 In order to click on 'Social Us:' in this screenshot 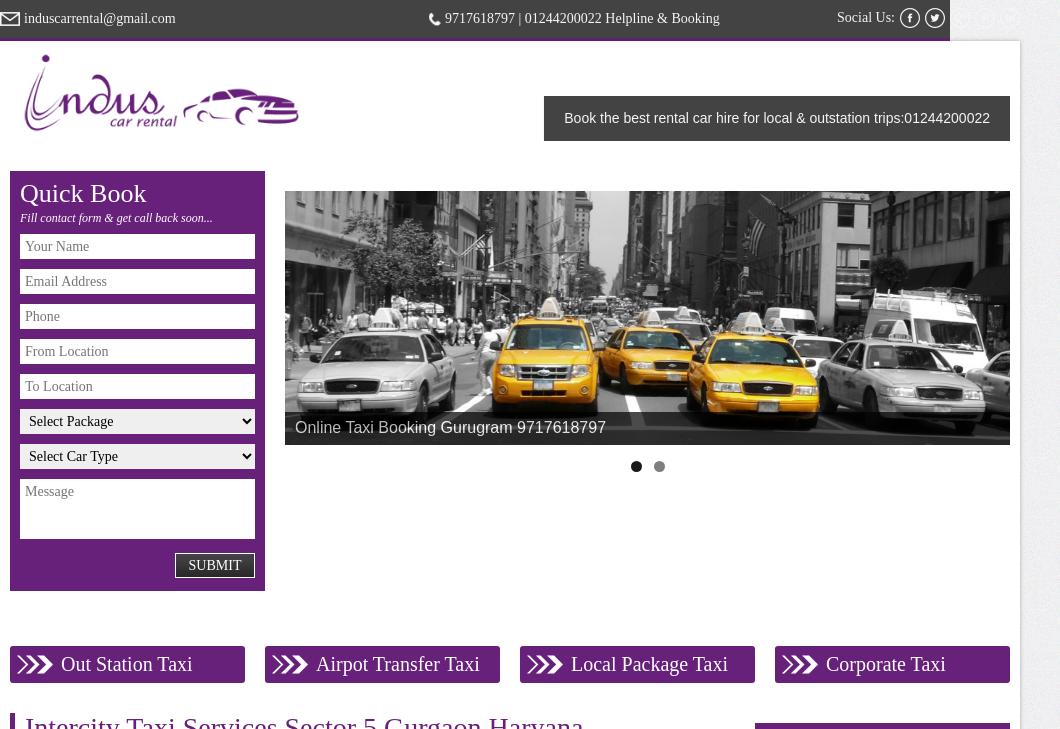, I will do `click(836, 16)`.